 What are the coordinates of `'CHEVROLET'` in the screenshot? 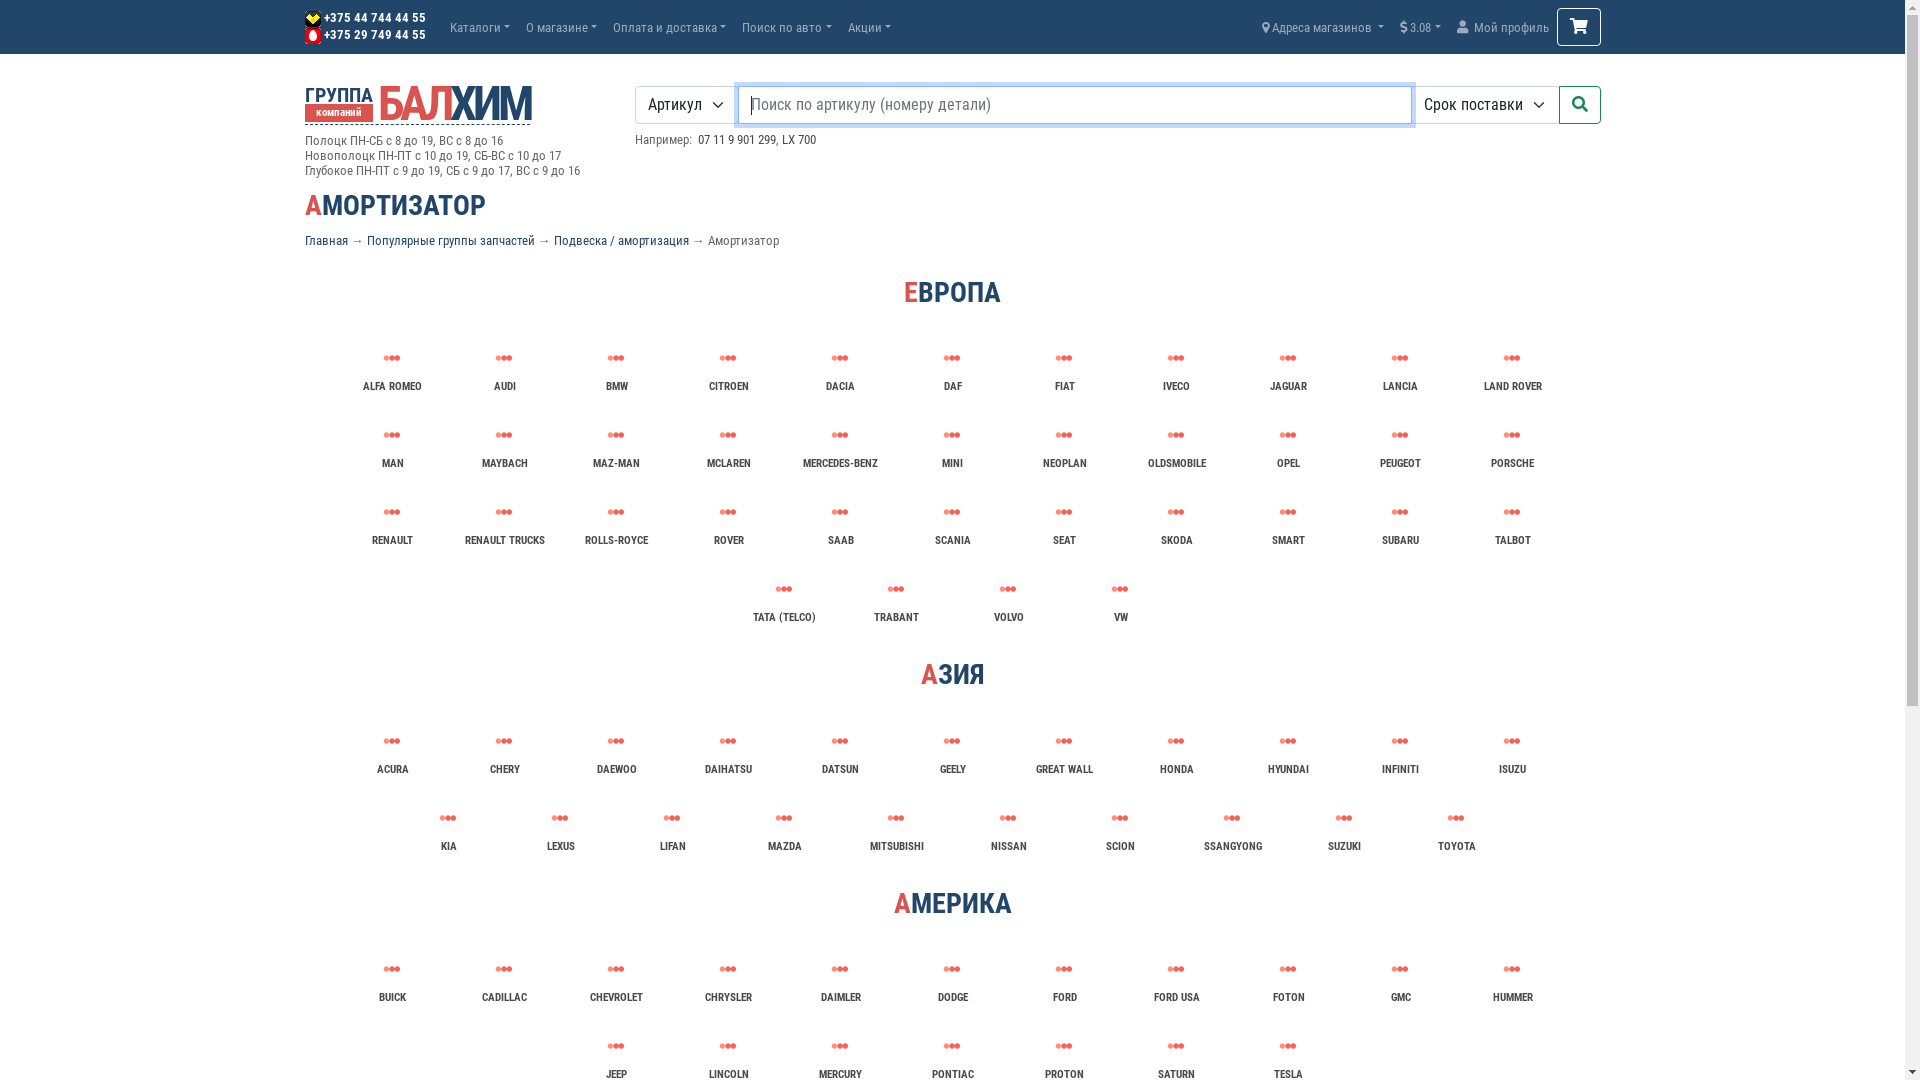 It's located at (614, 967).